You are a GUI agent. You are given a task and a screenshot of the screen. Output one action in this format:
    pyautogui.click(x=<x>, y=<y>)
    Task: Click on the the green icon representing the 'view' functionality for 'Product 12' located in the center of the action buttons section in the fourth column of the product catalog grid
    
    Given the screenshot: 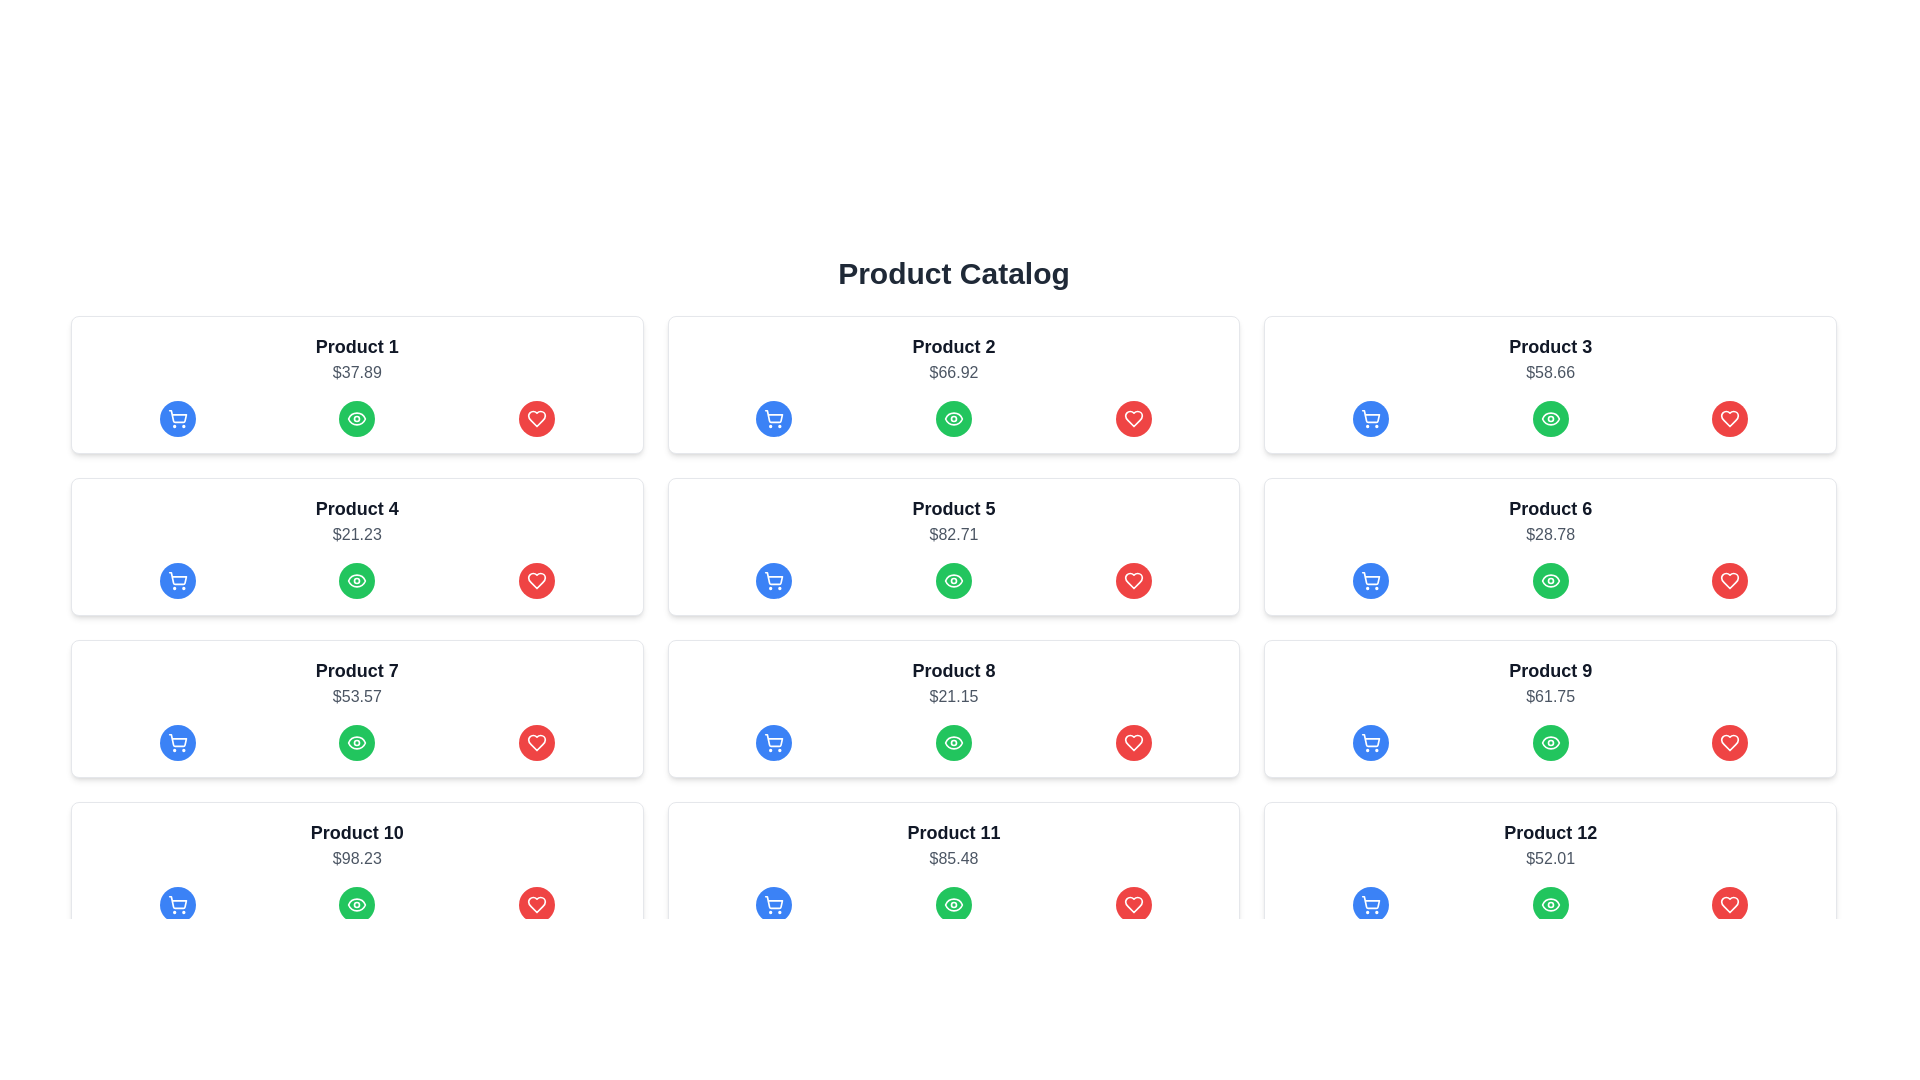 What is the action you would take?
    pyautogui.click(x=1549, y=905)
    